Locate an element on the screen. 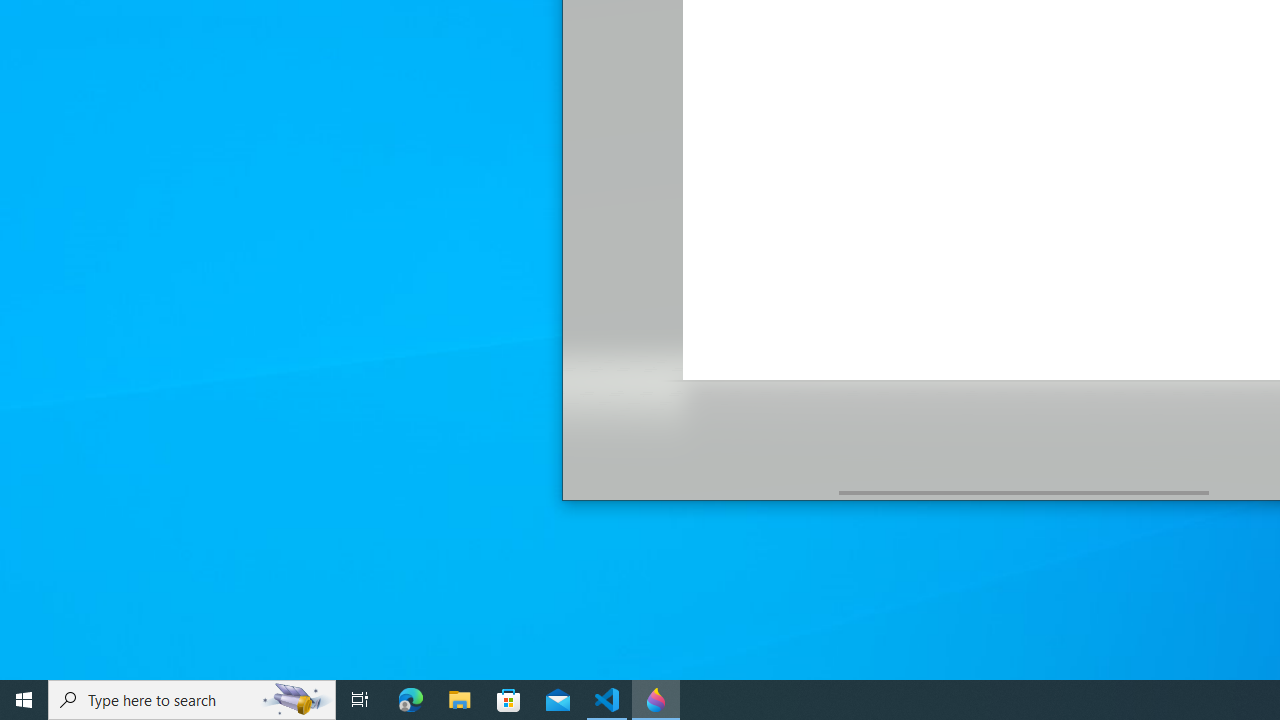 The image size is (1280, 720). 'Paint 3D - 1 running window' is located at coordinates (656, 698).